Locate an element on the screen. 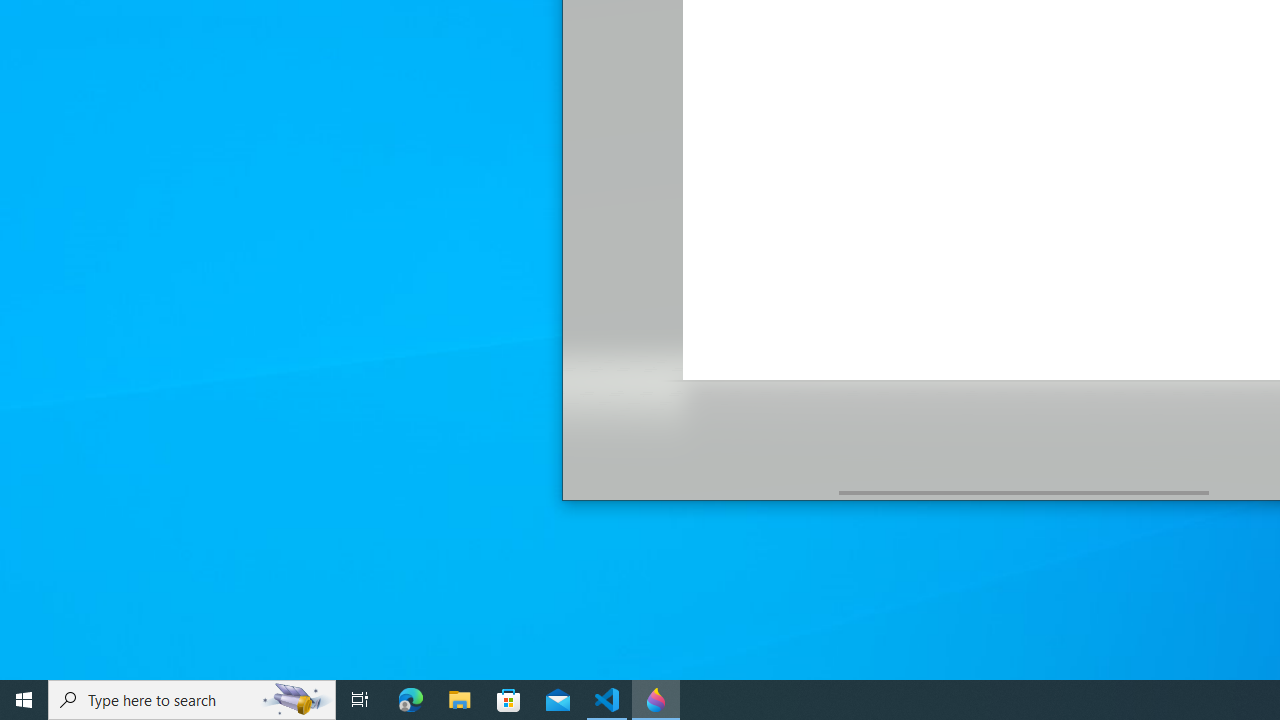 The image size is (1280, 720). 'Paint 3D - 1 running window' is located at coordinates (656, 698).